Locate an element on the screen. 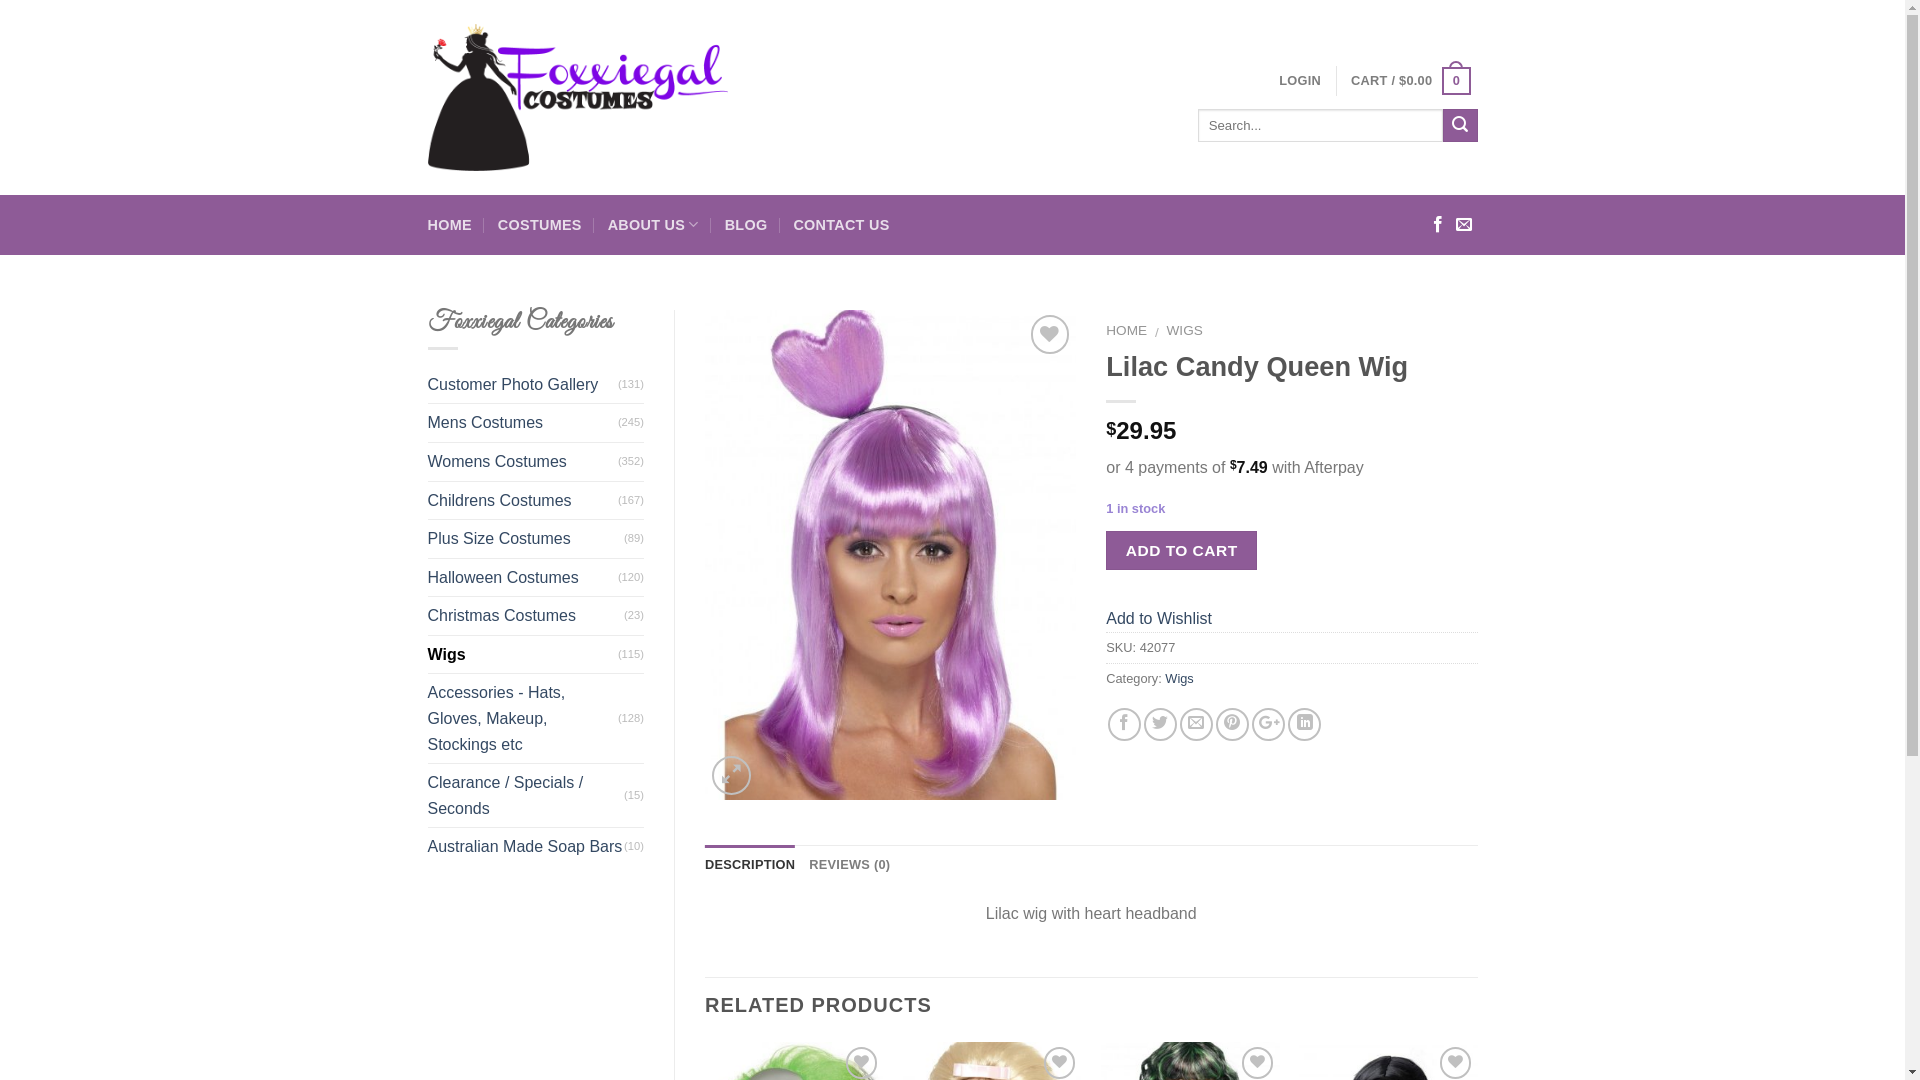 Image resolution: width=1920 pixels, height=1080 pixels. 'ADD TO CART' is located at coordinates (1181, 550).